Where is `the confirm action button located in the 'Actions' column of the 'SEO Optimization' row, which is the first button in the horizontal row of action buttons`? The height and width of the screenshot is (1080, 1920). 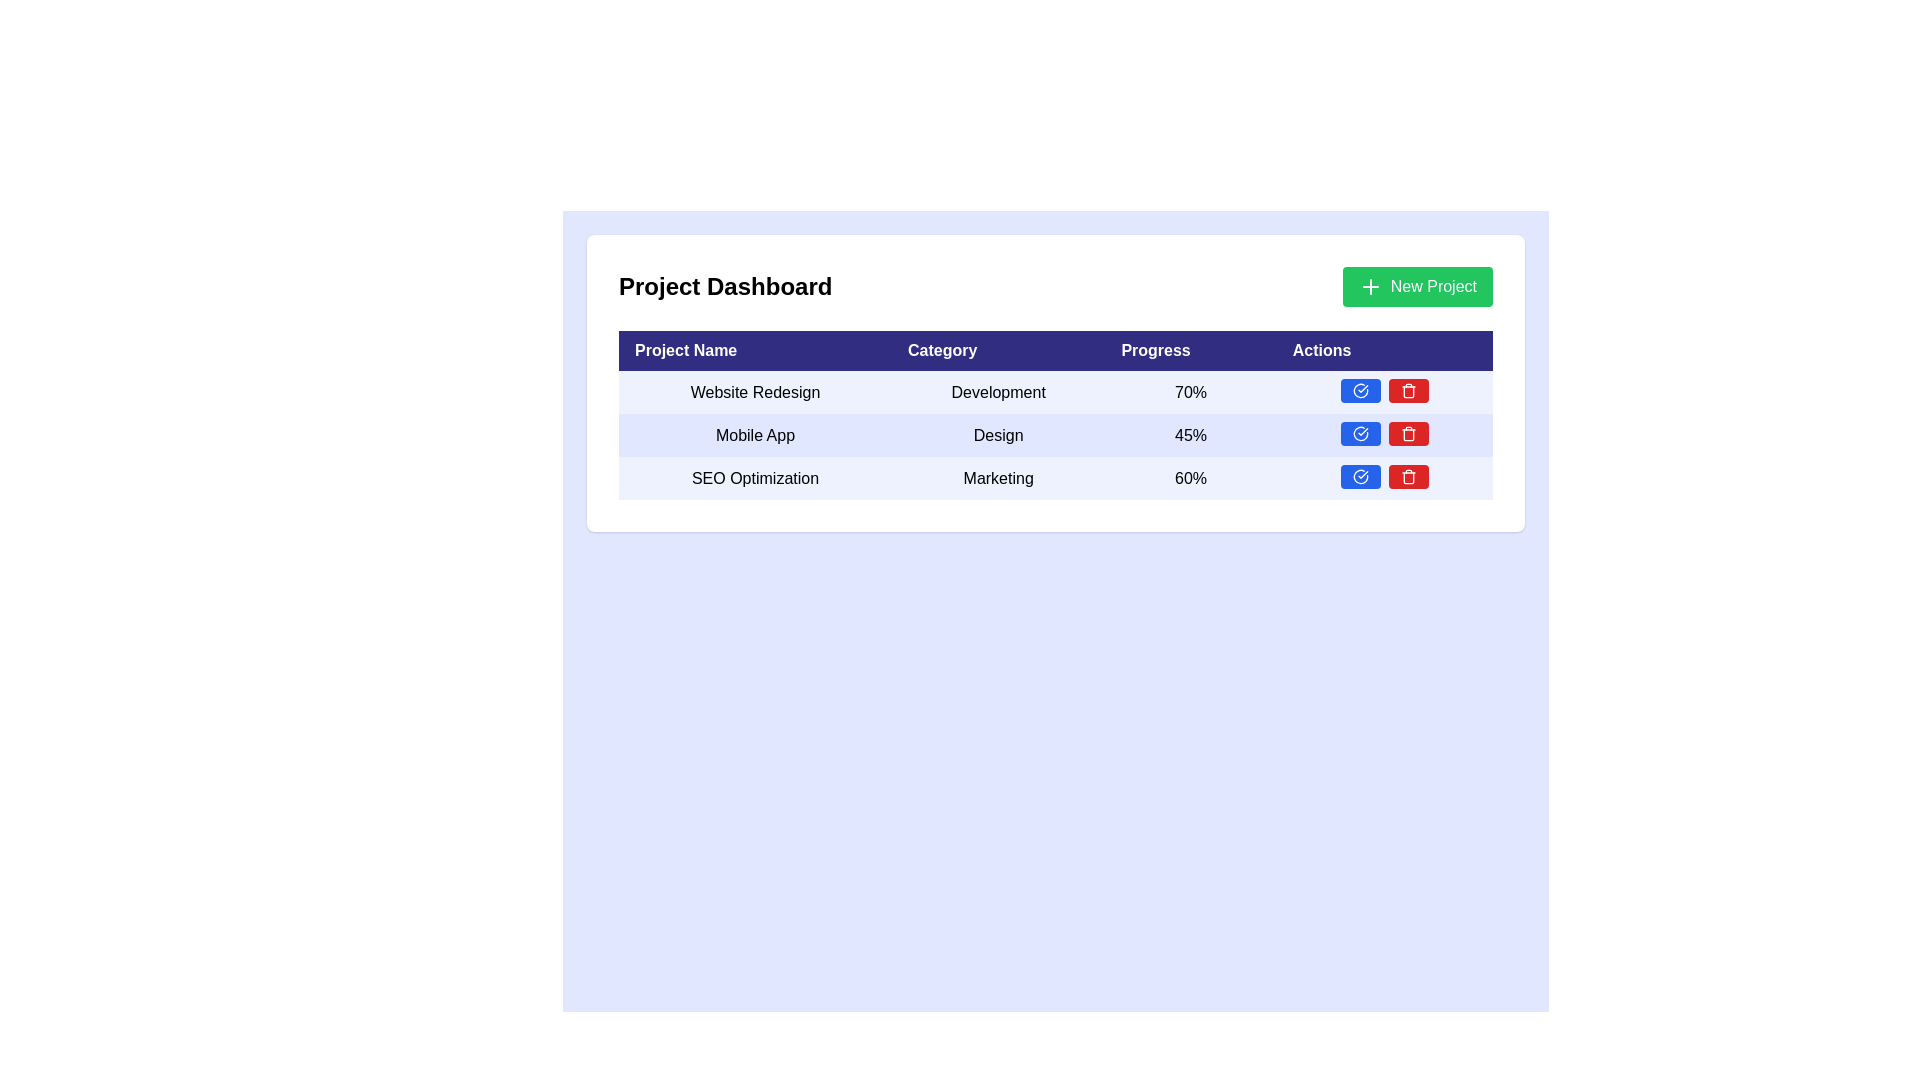 the confirm action button located in the 'Actions' column of the 'SEO Optimization' row, which is the first button in the horizontal row of action buttons is located at coordinates (1359, 477).